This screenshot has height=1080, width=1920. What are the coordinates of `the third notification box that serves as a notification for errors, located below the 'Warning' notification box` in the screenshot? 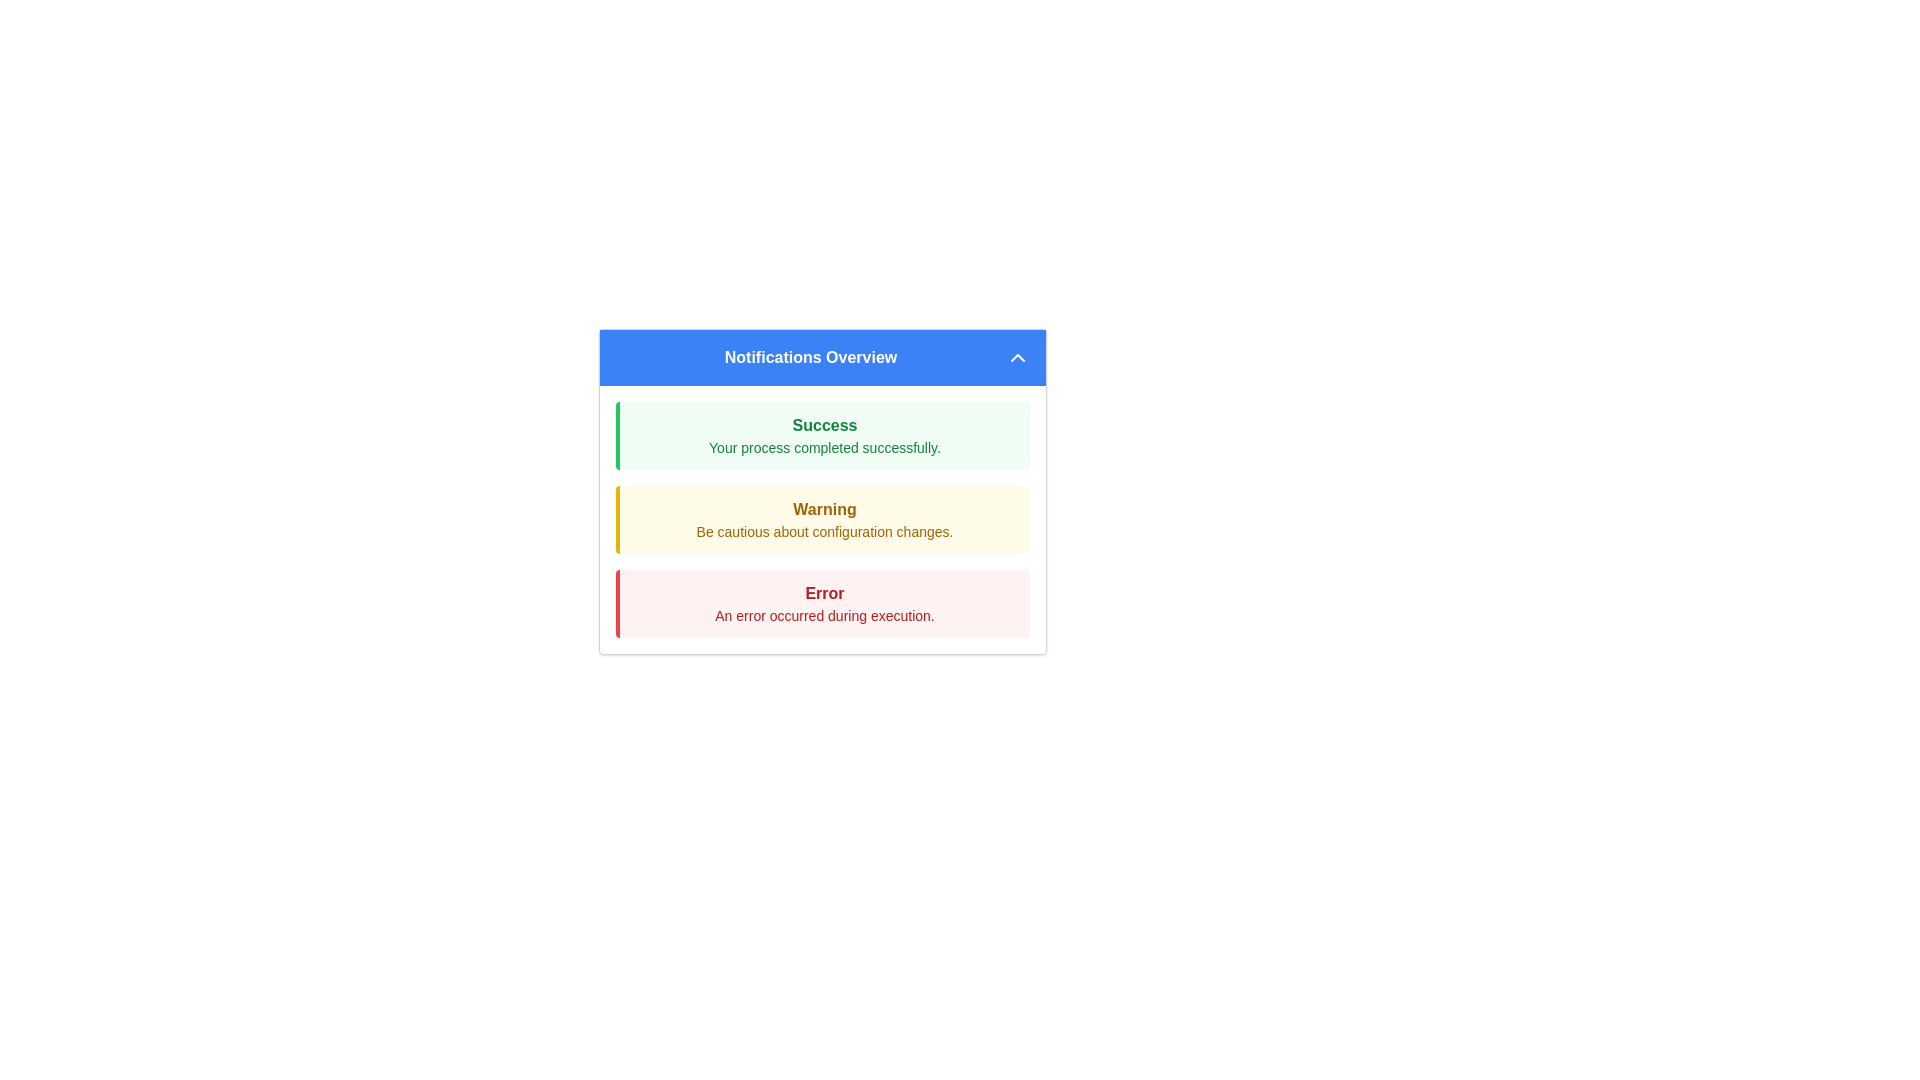 It's located at (822, 603).